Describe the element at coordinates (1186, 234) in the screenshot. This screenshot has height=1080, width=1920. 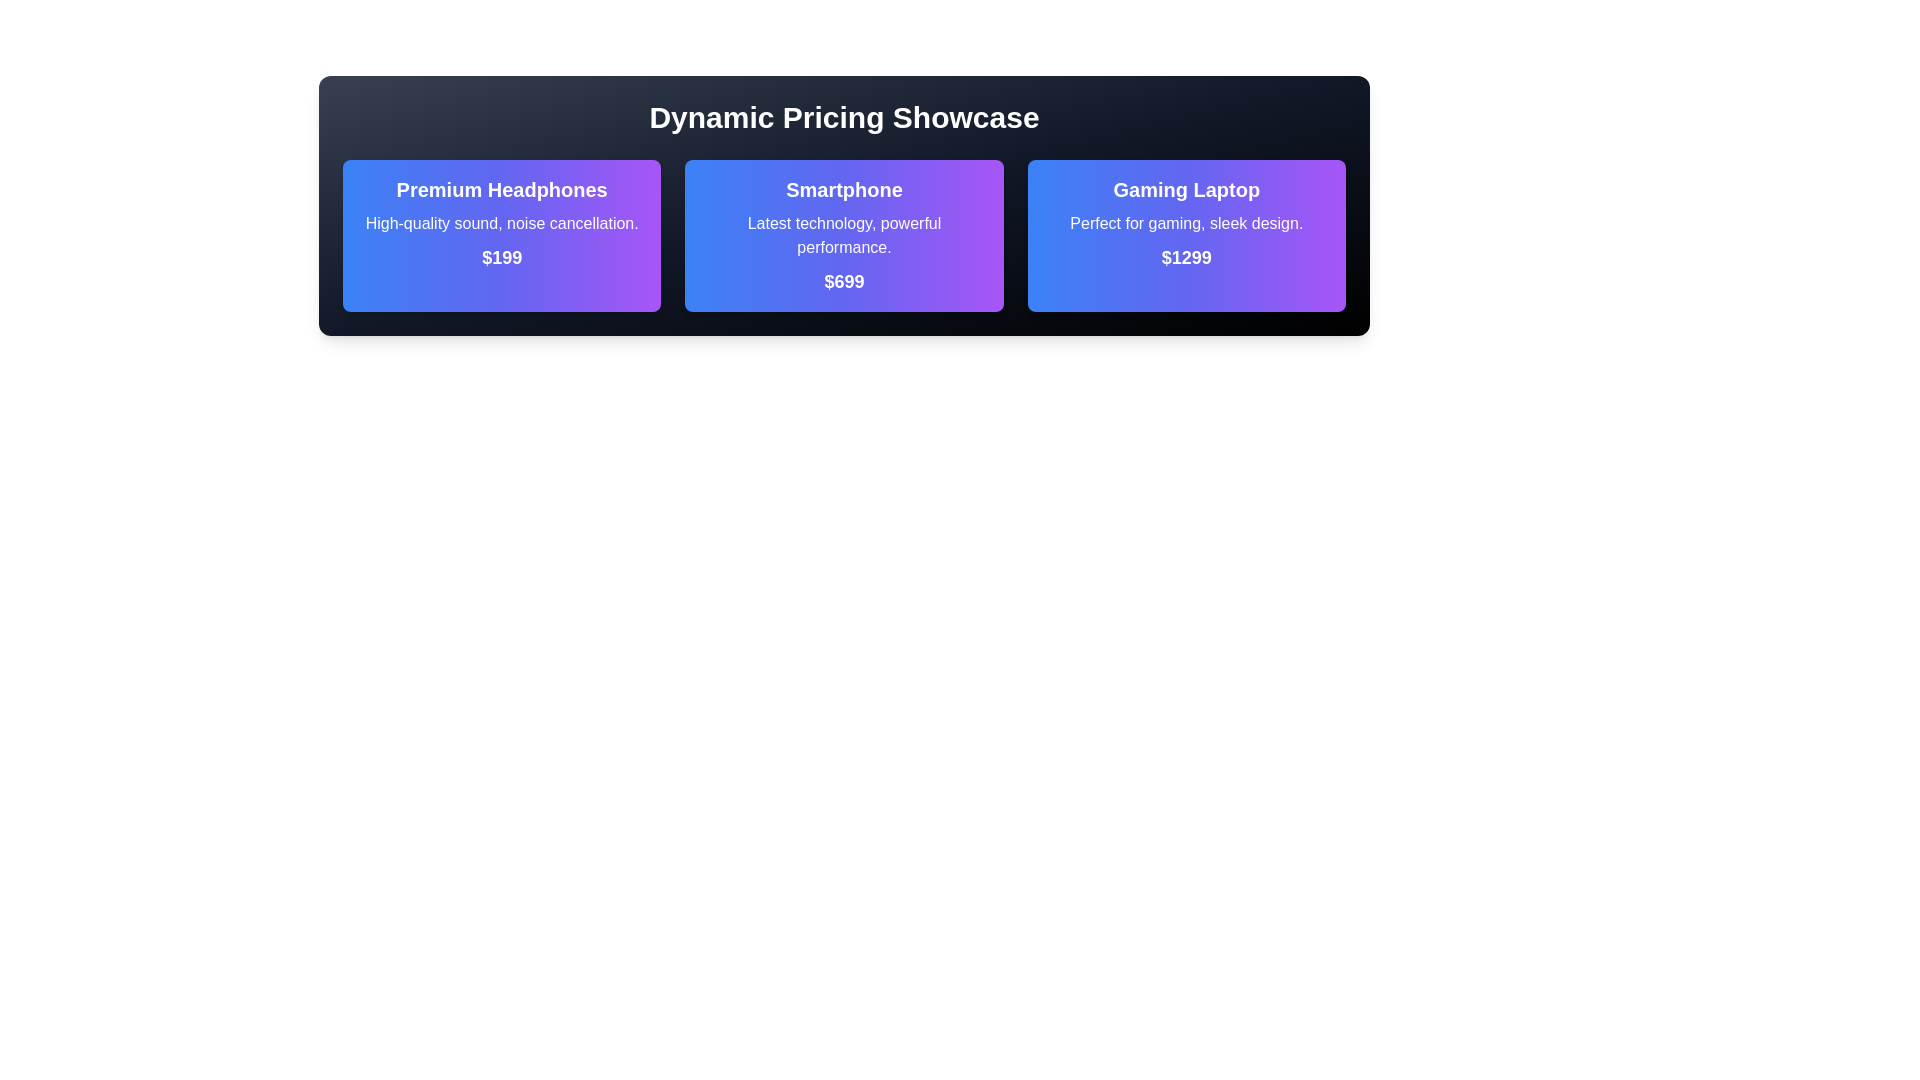
I see `the gaming laptop card widget at the rightmost position in the row of three cards` at that location.